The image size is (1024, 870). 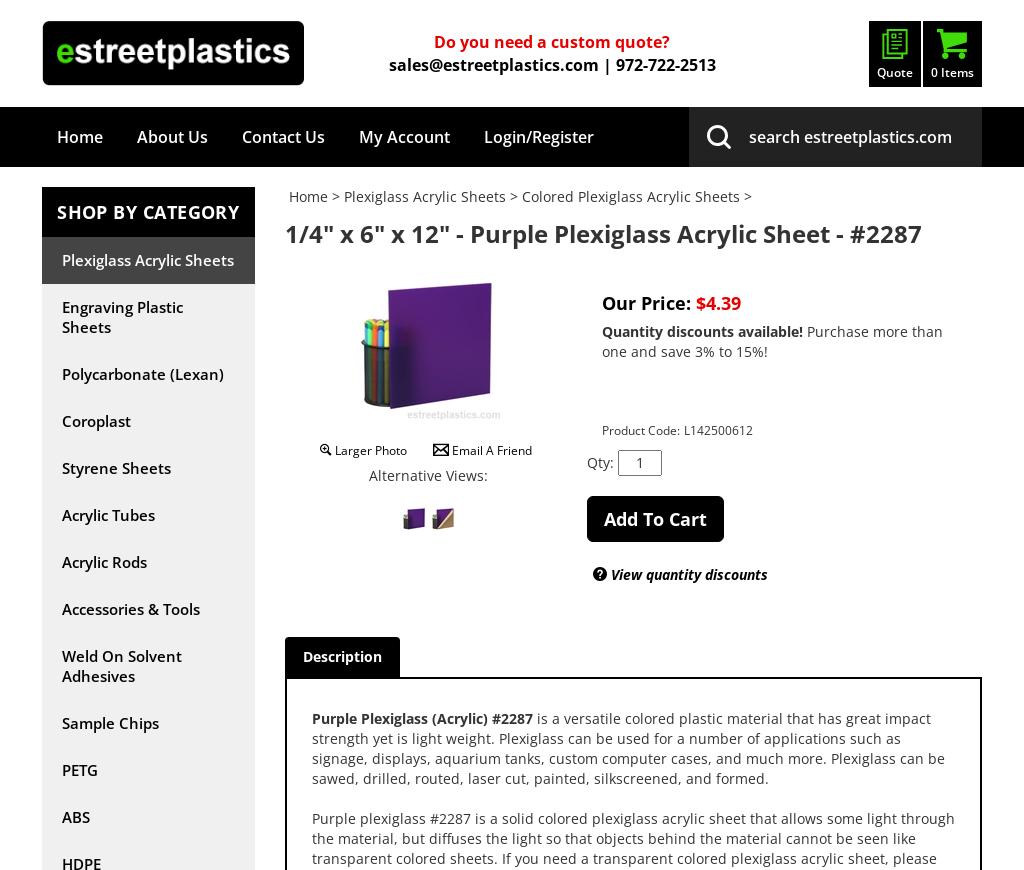 What do you see at coordinates (539, 136) in the screenshot?
I see `'Login/Register'` at bounding box center [539, 136].